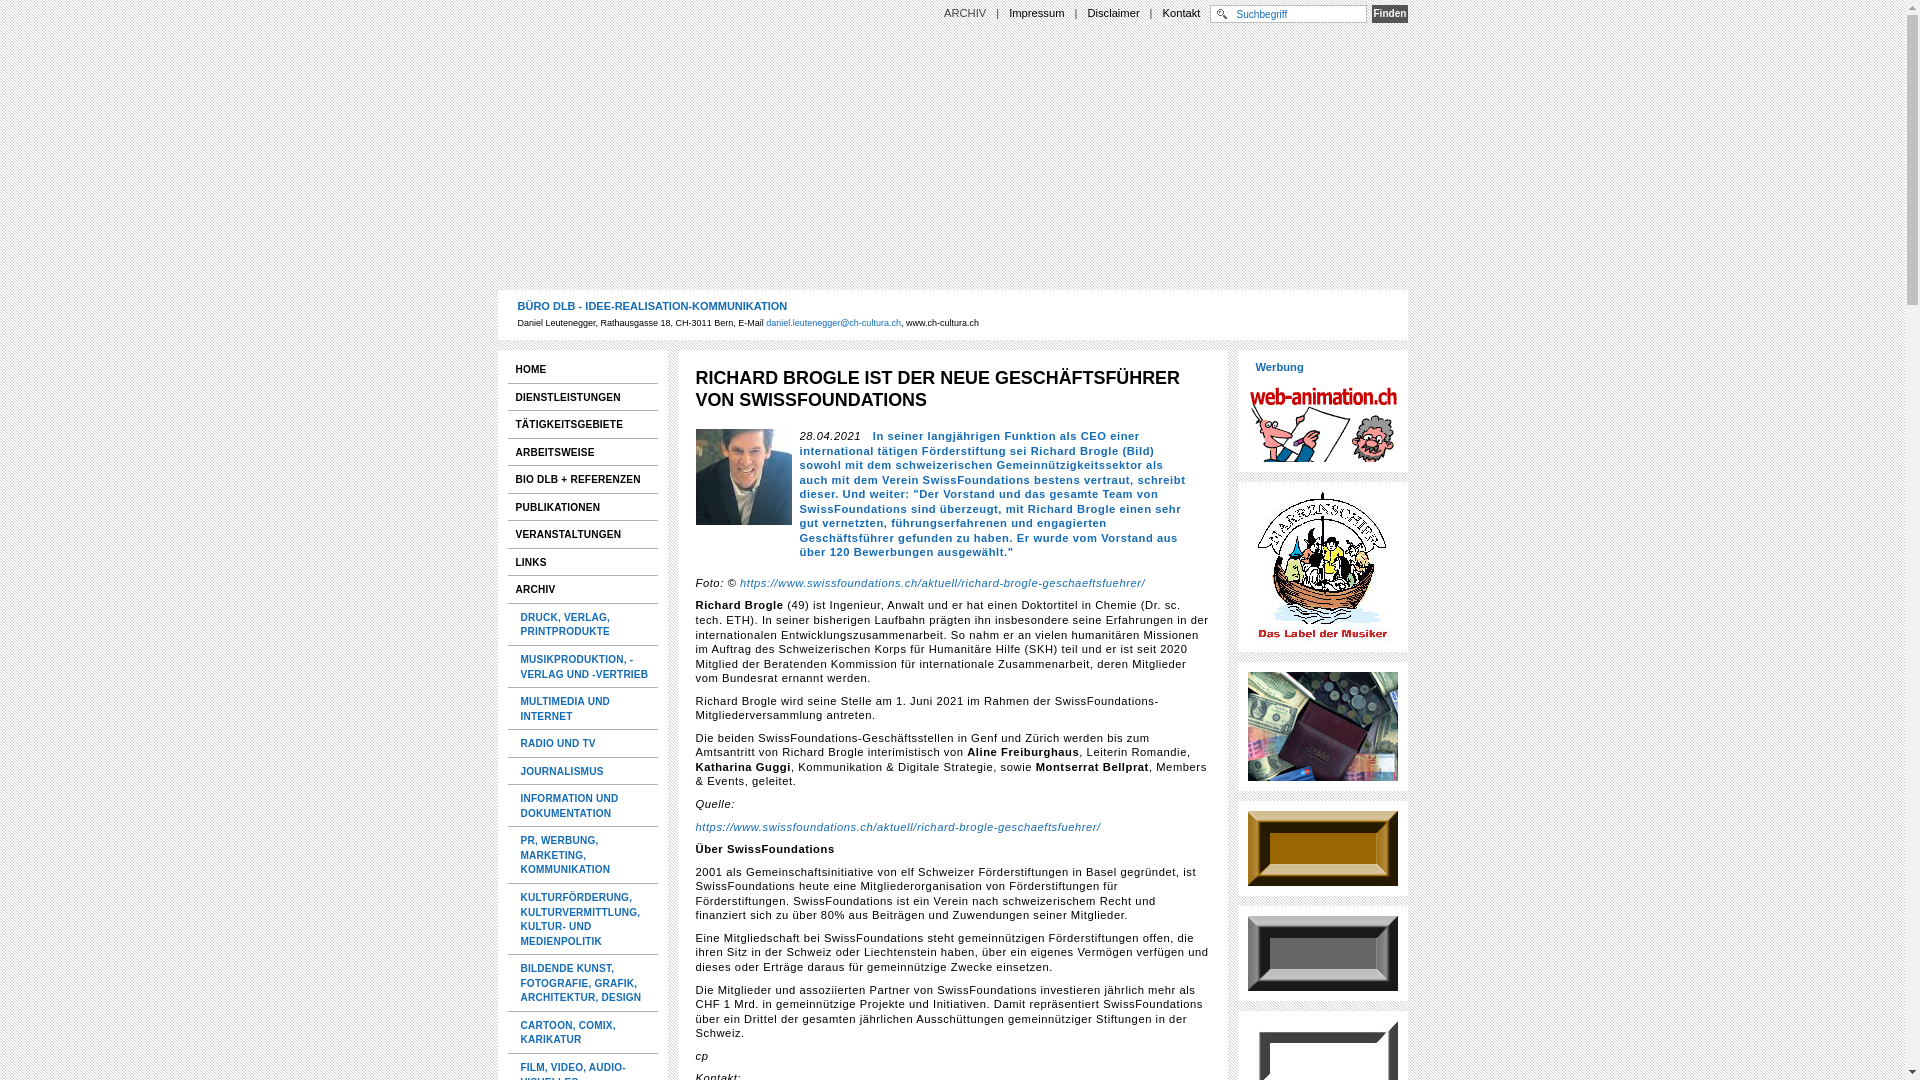 Image resolution: width=1920 pixels, height=1080 pixels. Describe the element at coordinates (581, 452) in the screenshot. I see `'ARBEITSWEISE'` at that location.